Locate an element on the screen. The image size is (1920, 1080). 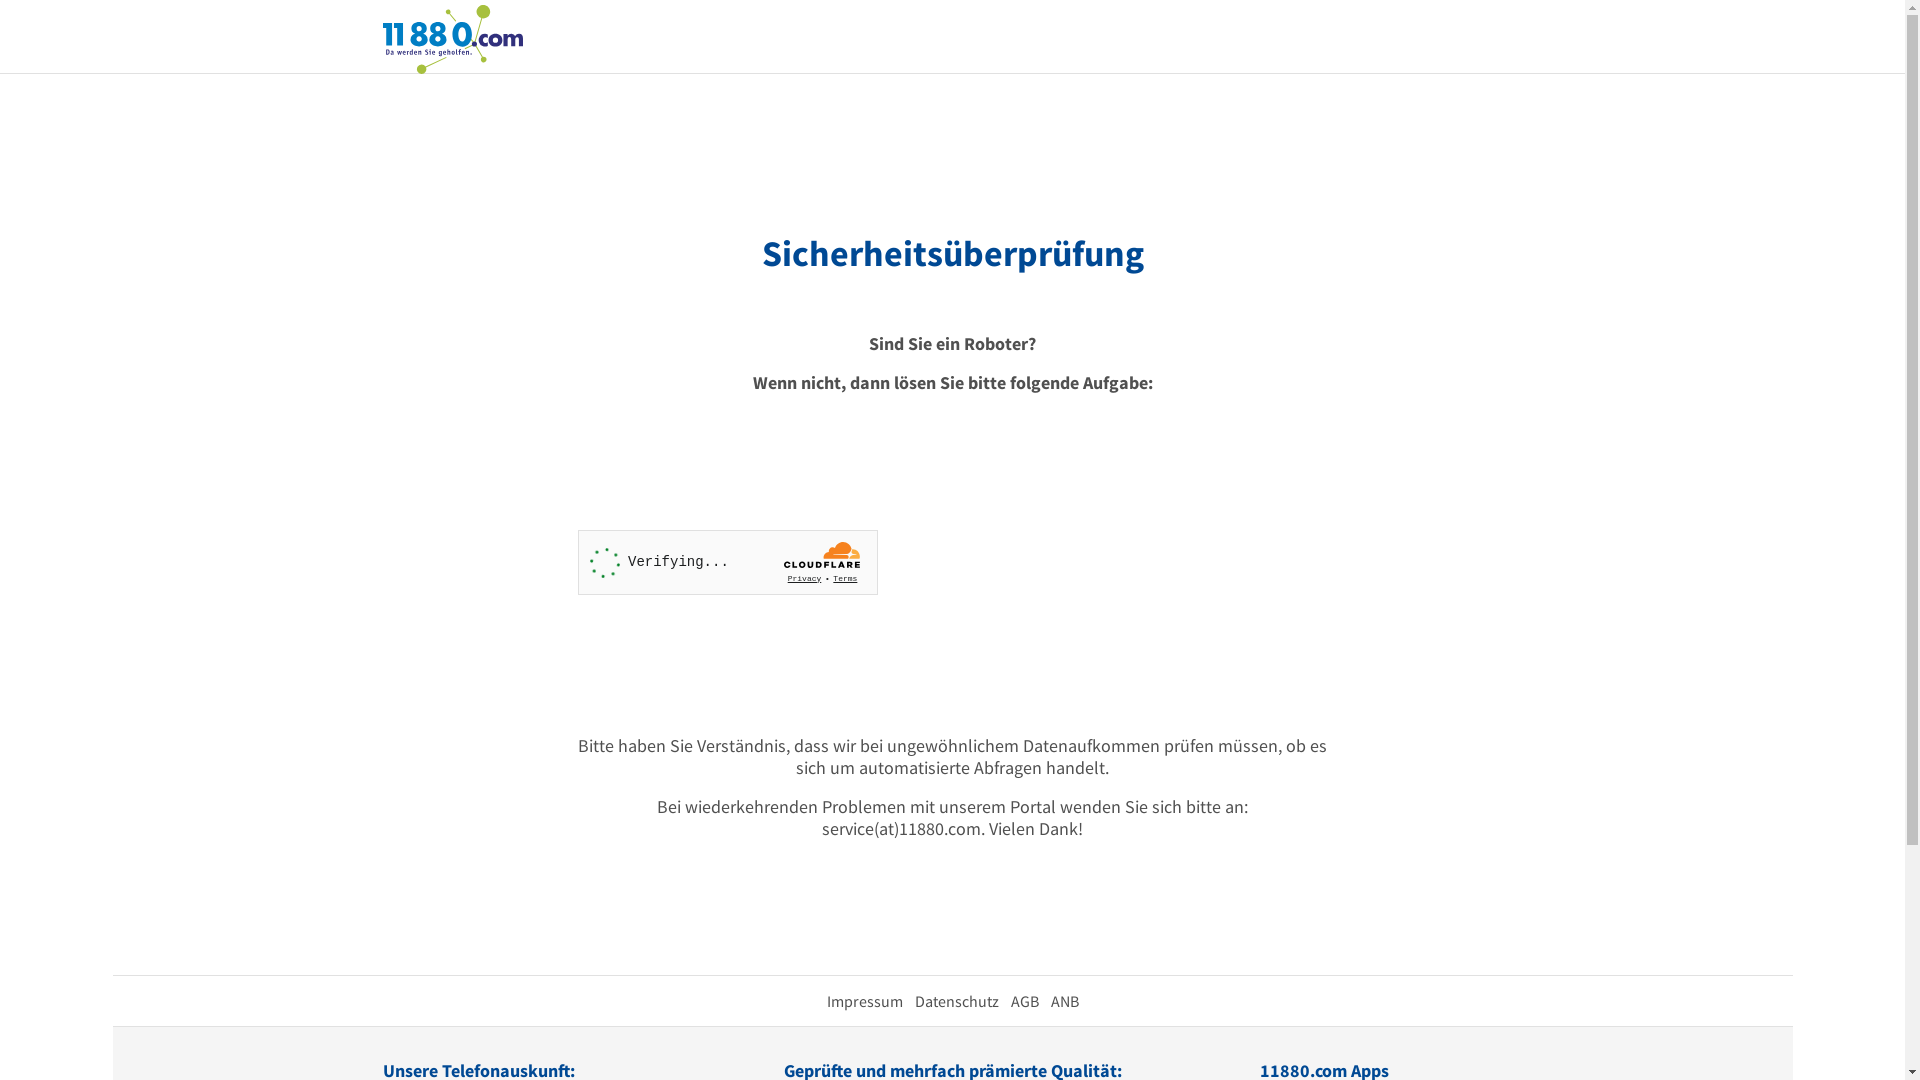
'Widget containing a Cloudflare security challenge' is located at coordinates (576, 562).